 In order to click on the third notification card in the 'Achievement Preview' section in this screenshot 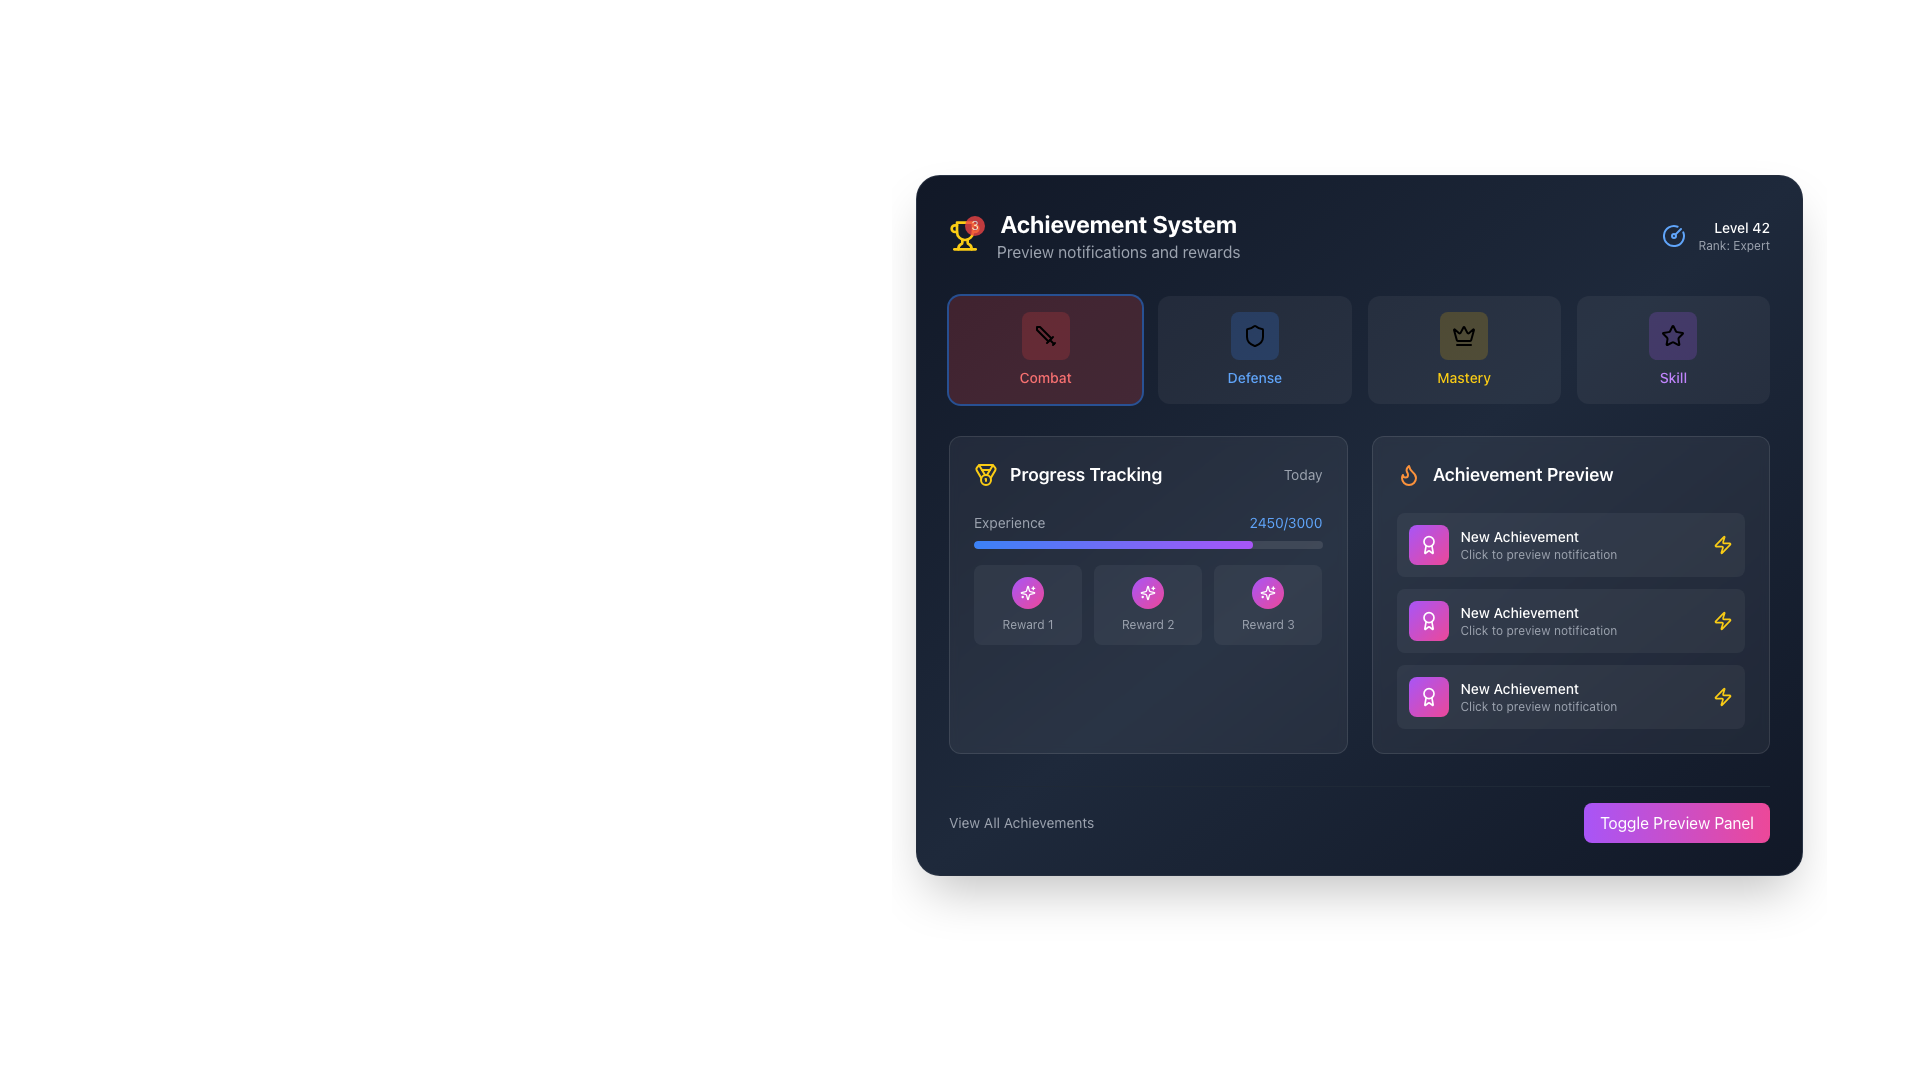, I will do `click(1569, 696)`.